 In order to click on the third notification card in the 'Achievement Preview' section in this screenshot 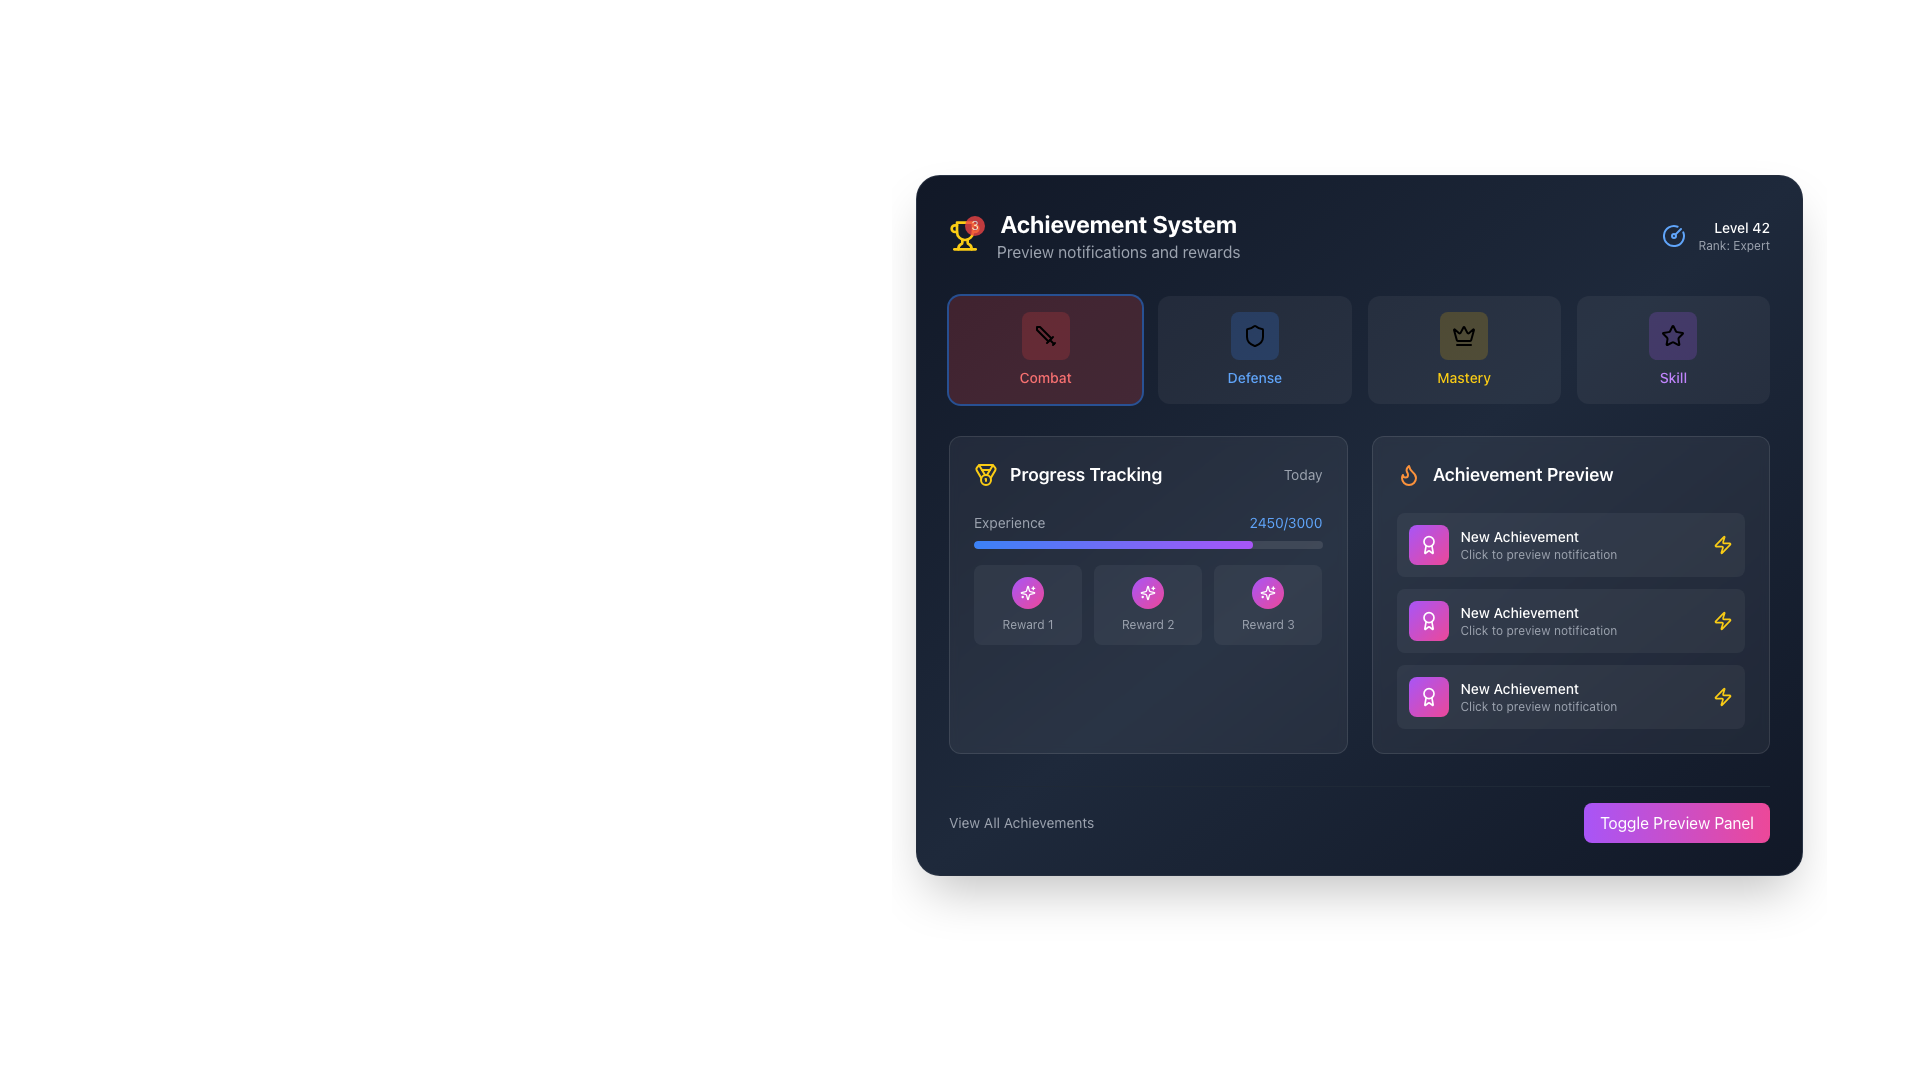, I will do `click(1569, 696)`.